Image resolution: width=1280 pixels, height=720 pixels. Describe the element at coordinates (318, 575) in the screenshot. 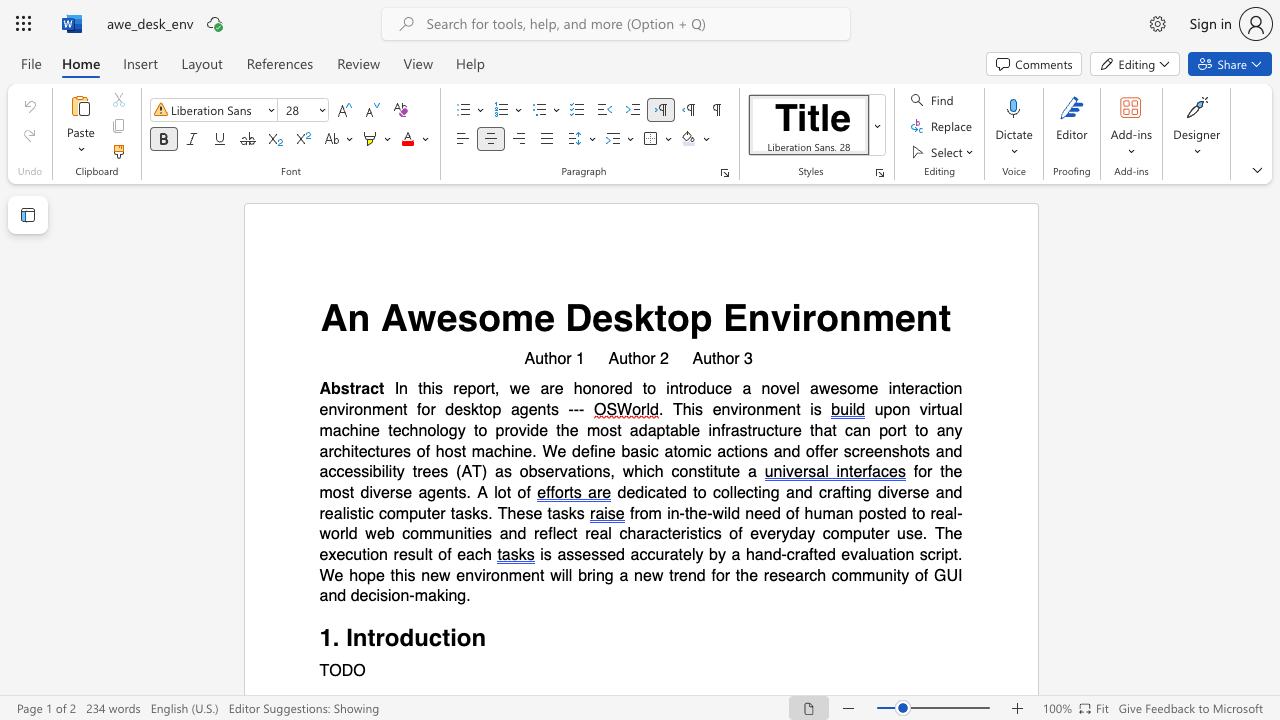

I see `the subset text "We hope this" within the text "is assessed accurately by a hand-crafted evaluation script. We hope this"` at that location.